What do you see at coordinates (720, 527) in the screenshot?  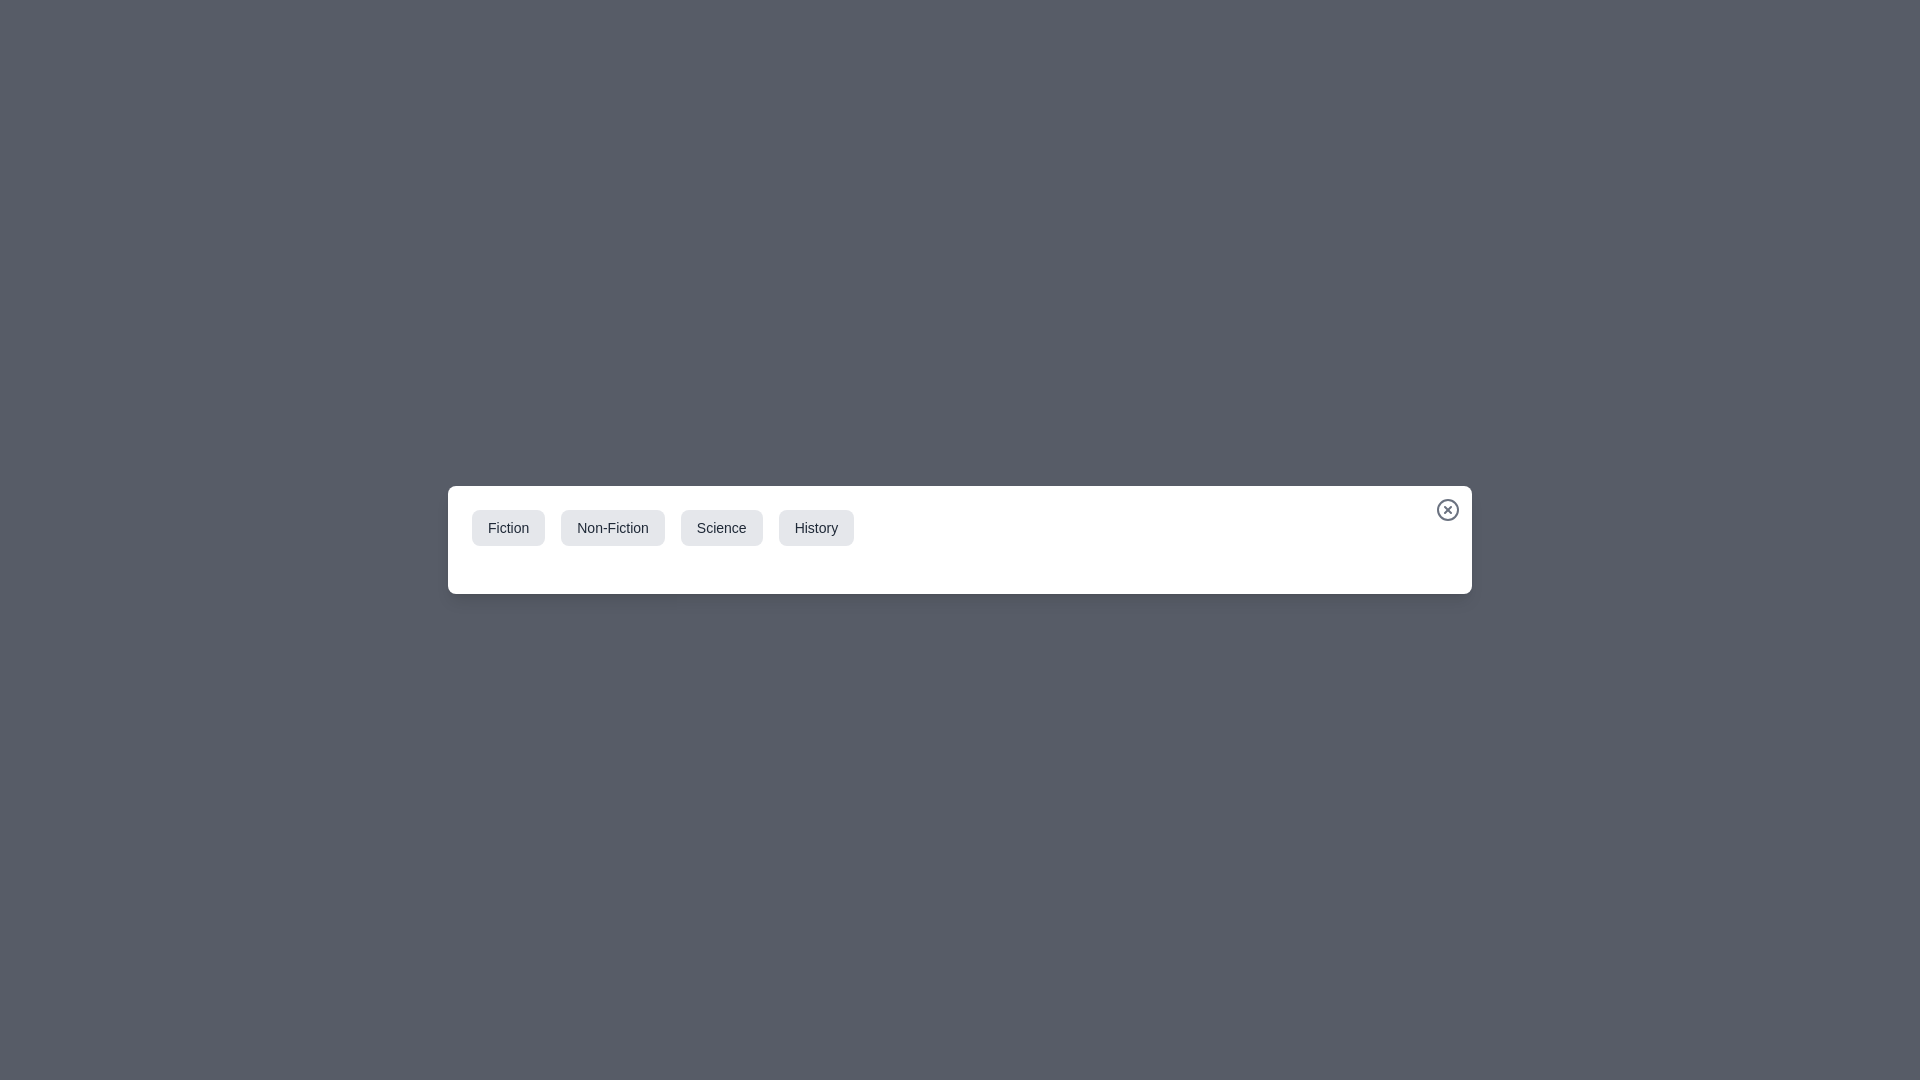 I see `the Science tab` at bounding box center [720, 527].